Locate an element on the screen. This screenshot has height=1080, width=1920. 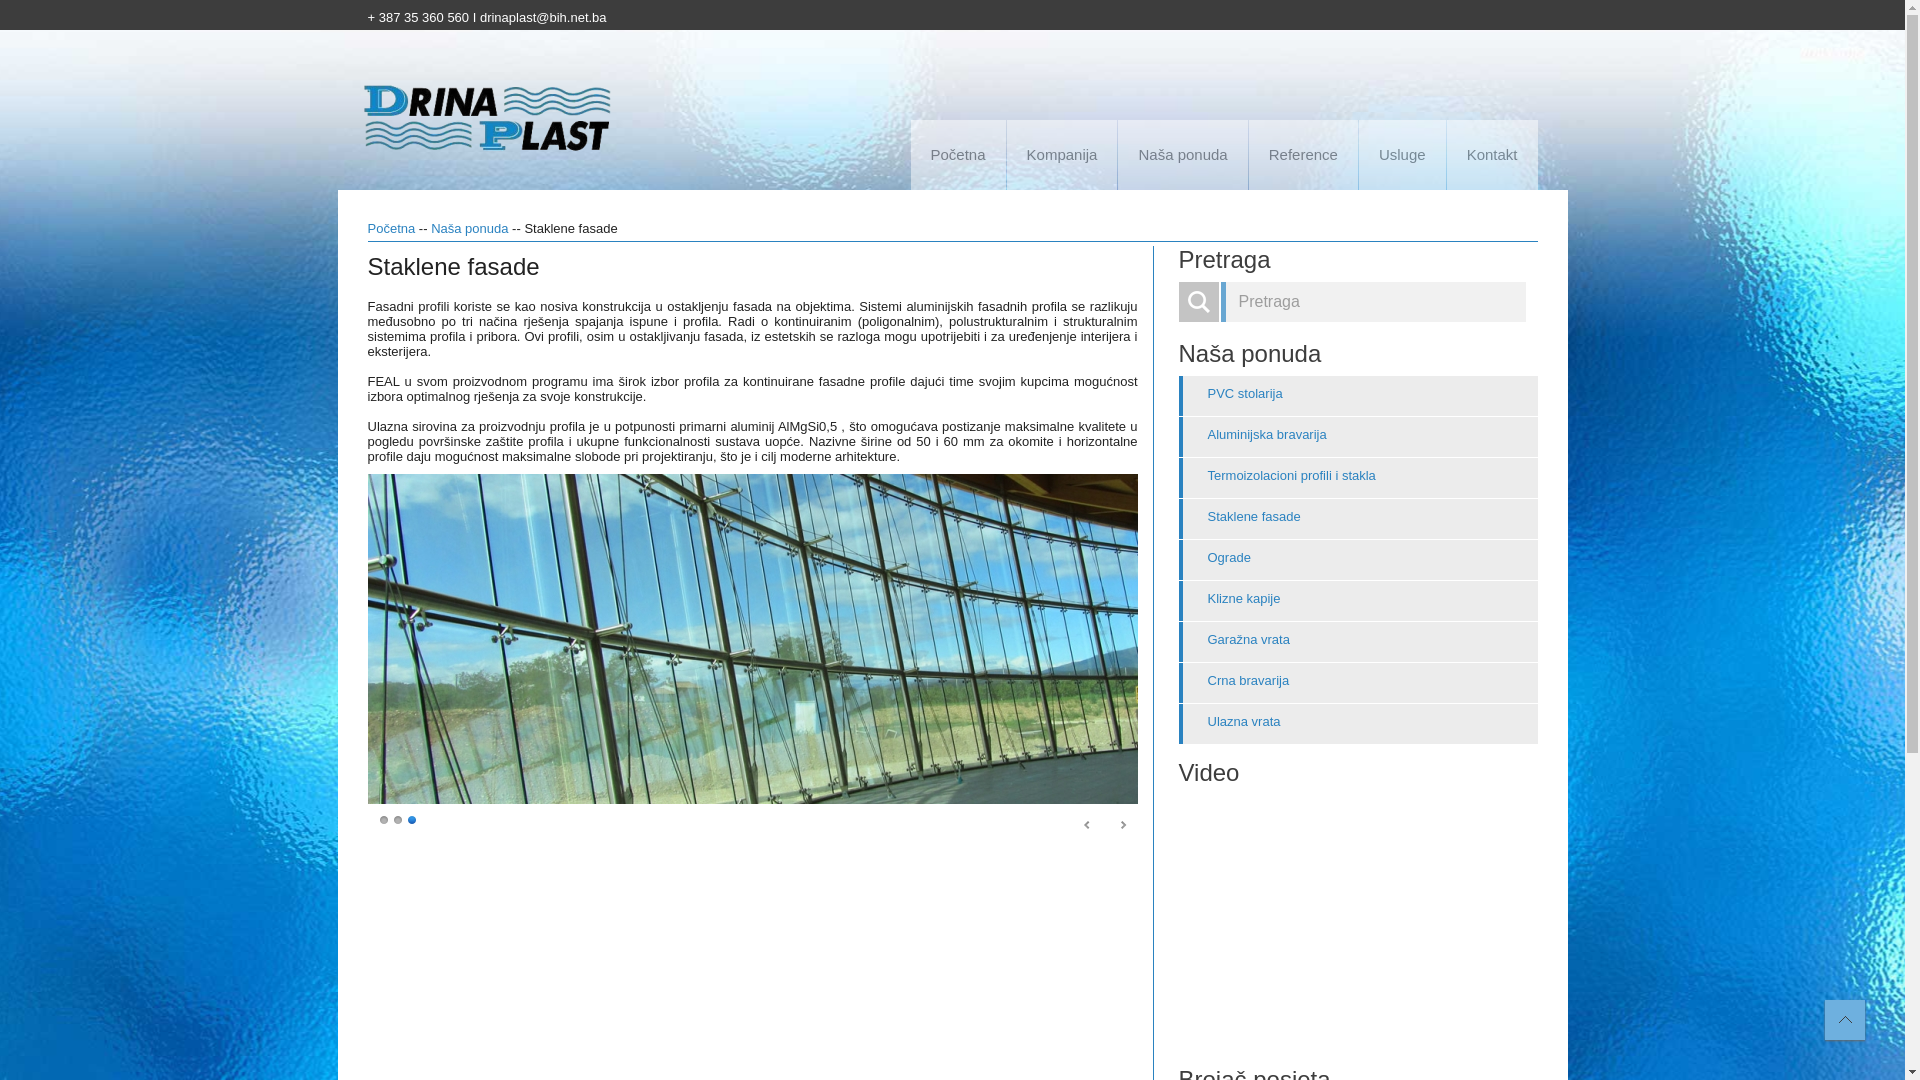
'Kontakt' is located at coordinates (1492, 153).